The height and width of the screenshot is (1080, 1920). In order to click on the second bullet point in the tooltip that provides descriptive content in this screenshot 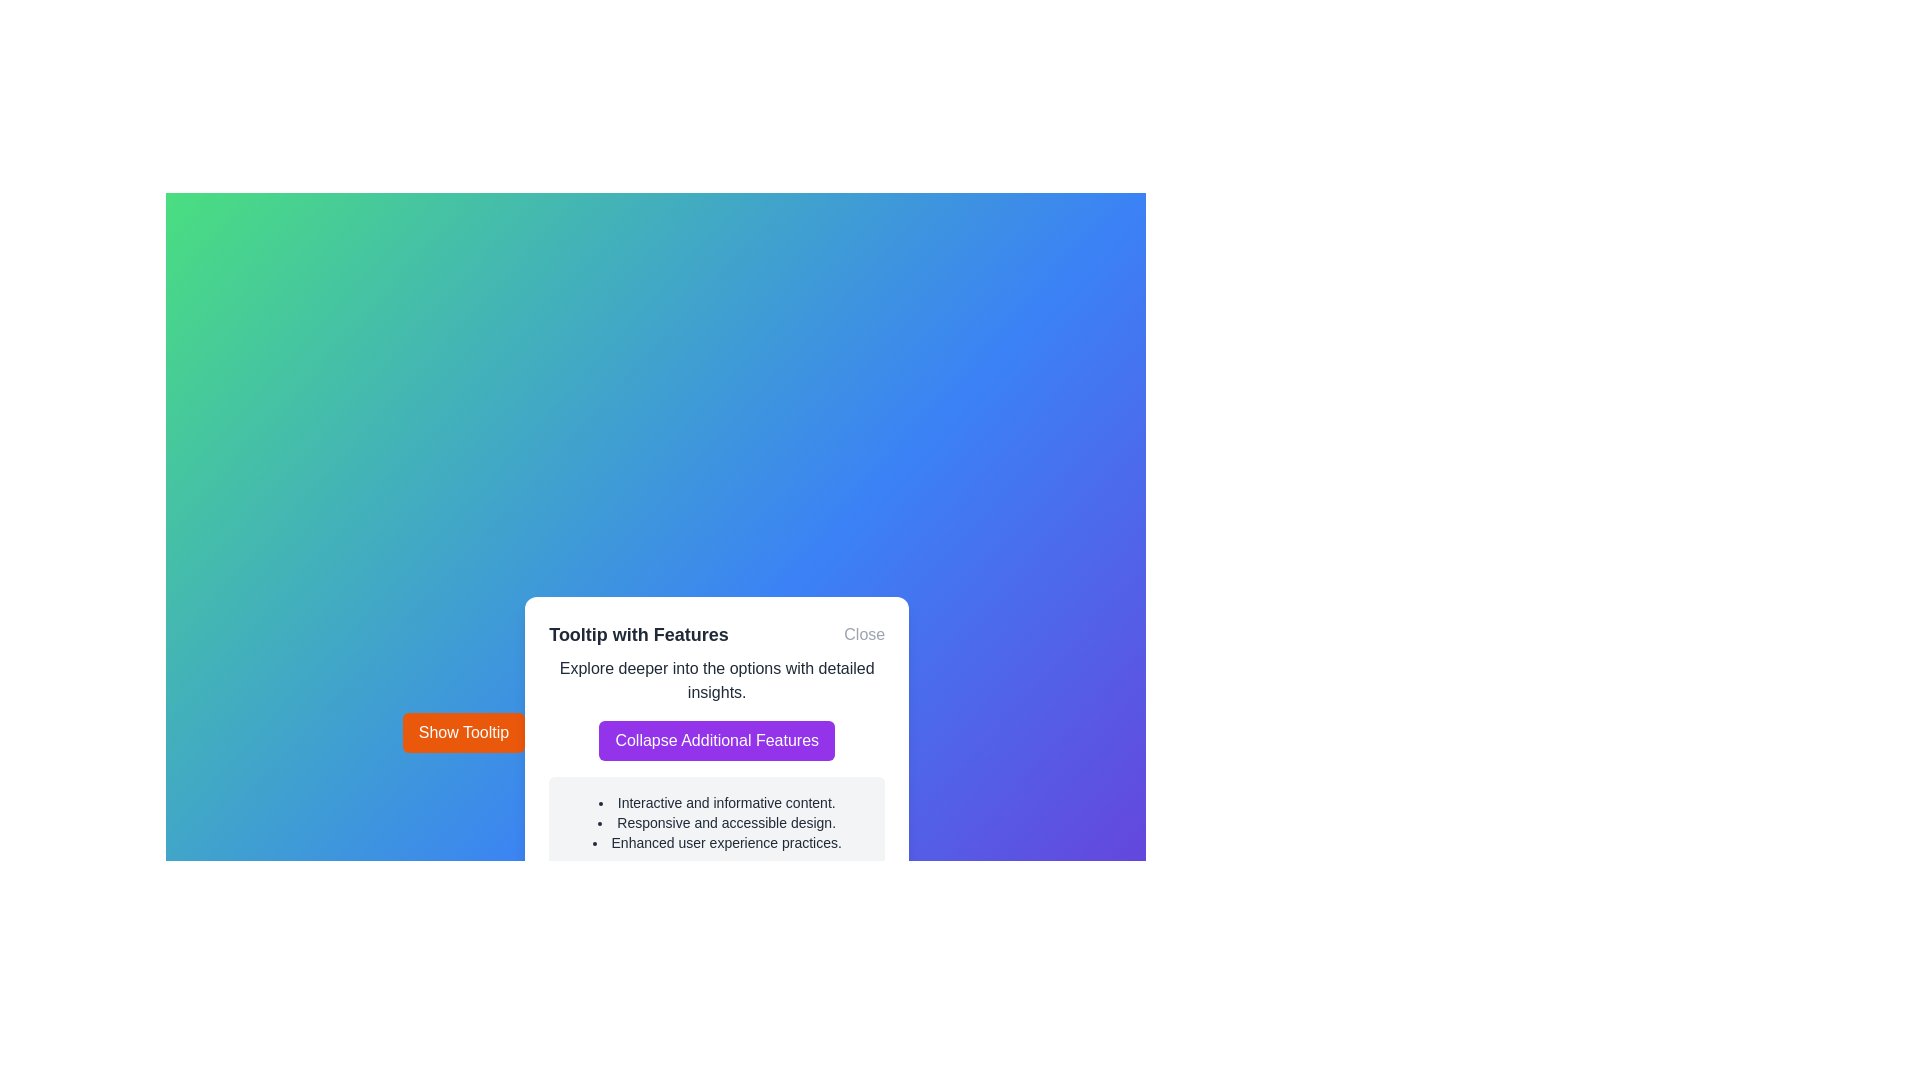, I will do `click(717, 822)`.